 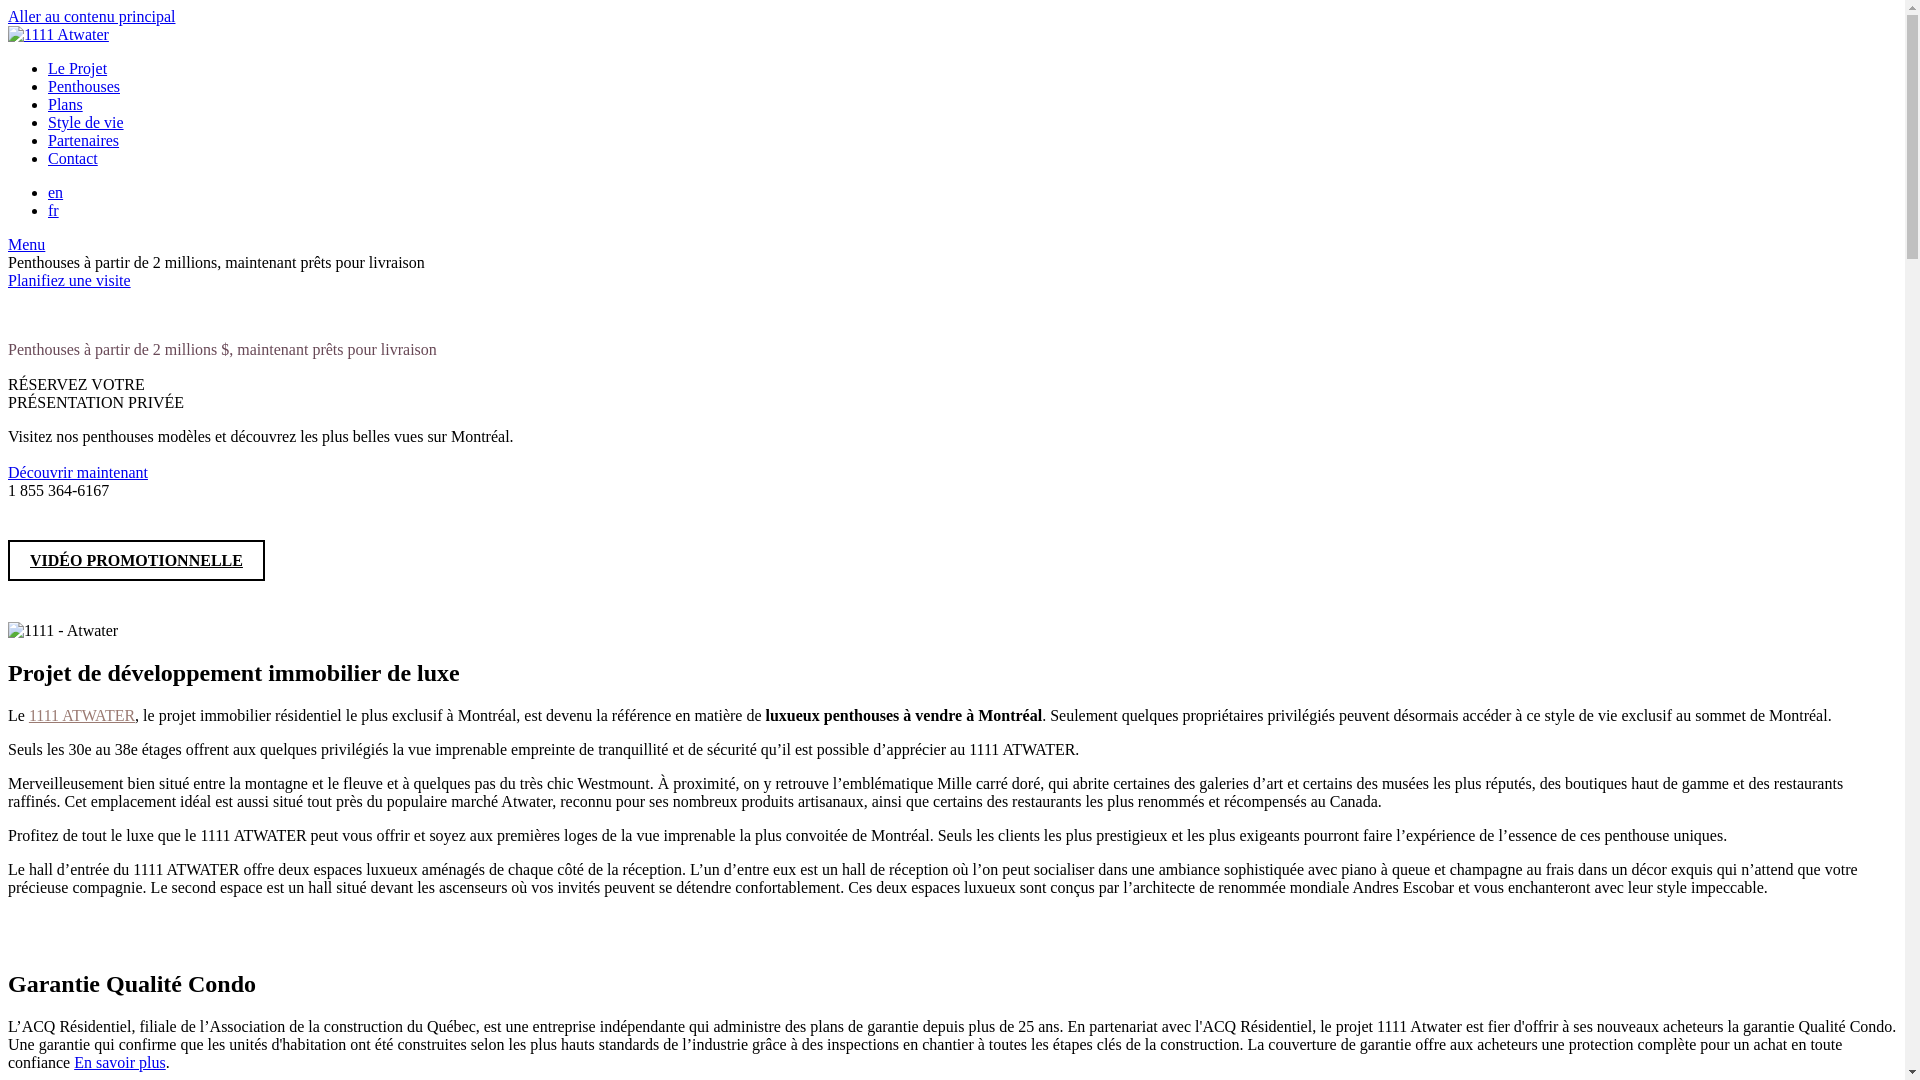 What do you see at coordinates (72, 157) in the screenshot?
I see `'Contact'` at bounding box center [72, 157].